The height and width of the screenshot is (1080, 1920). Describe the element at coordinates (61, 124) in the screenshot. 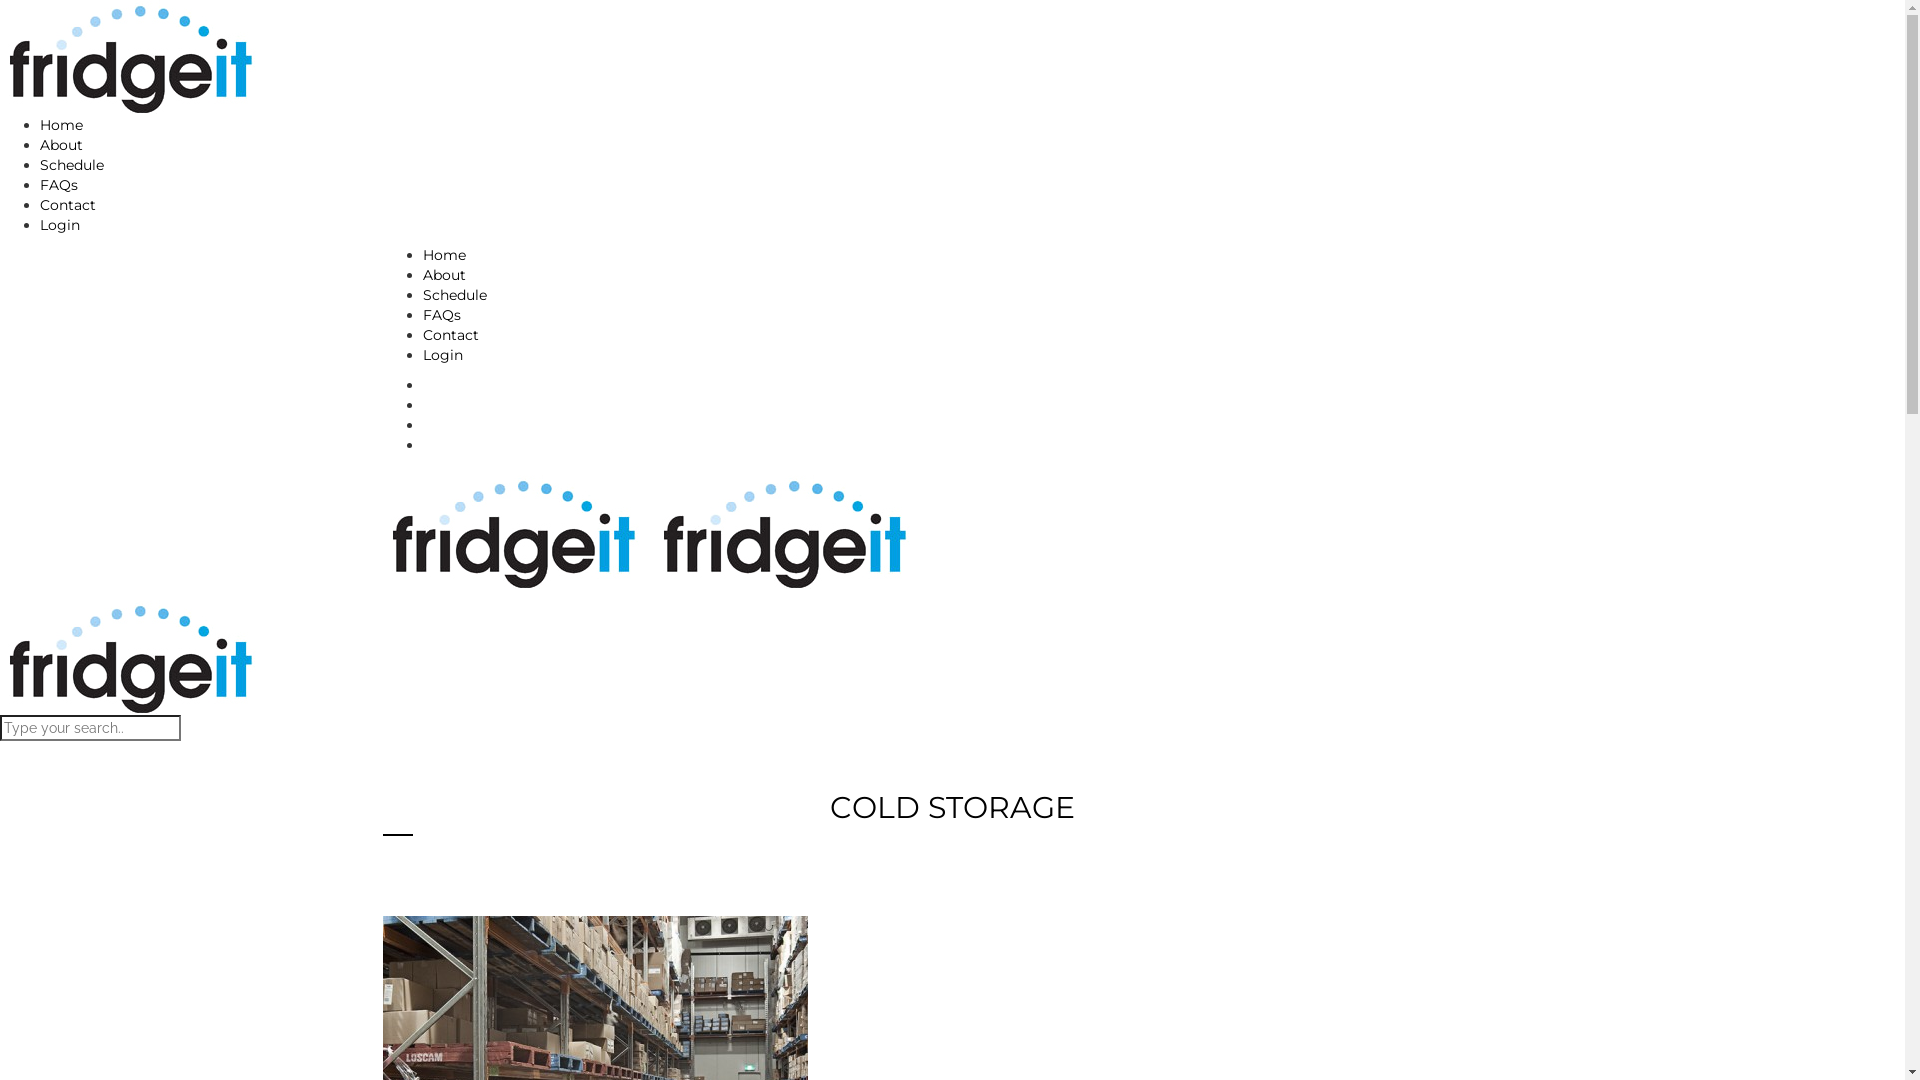

I see `'Home'` at that location.